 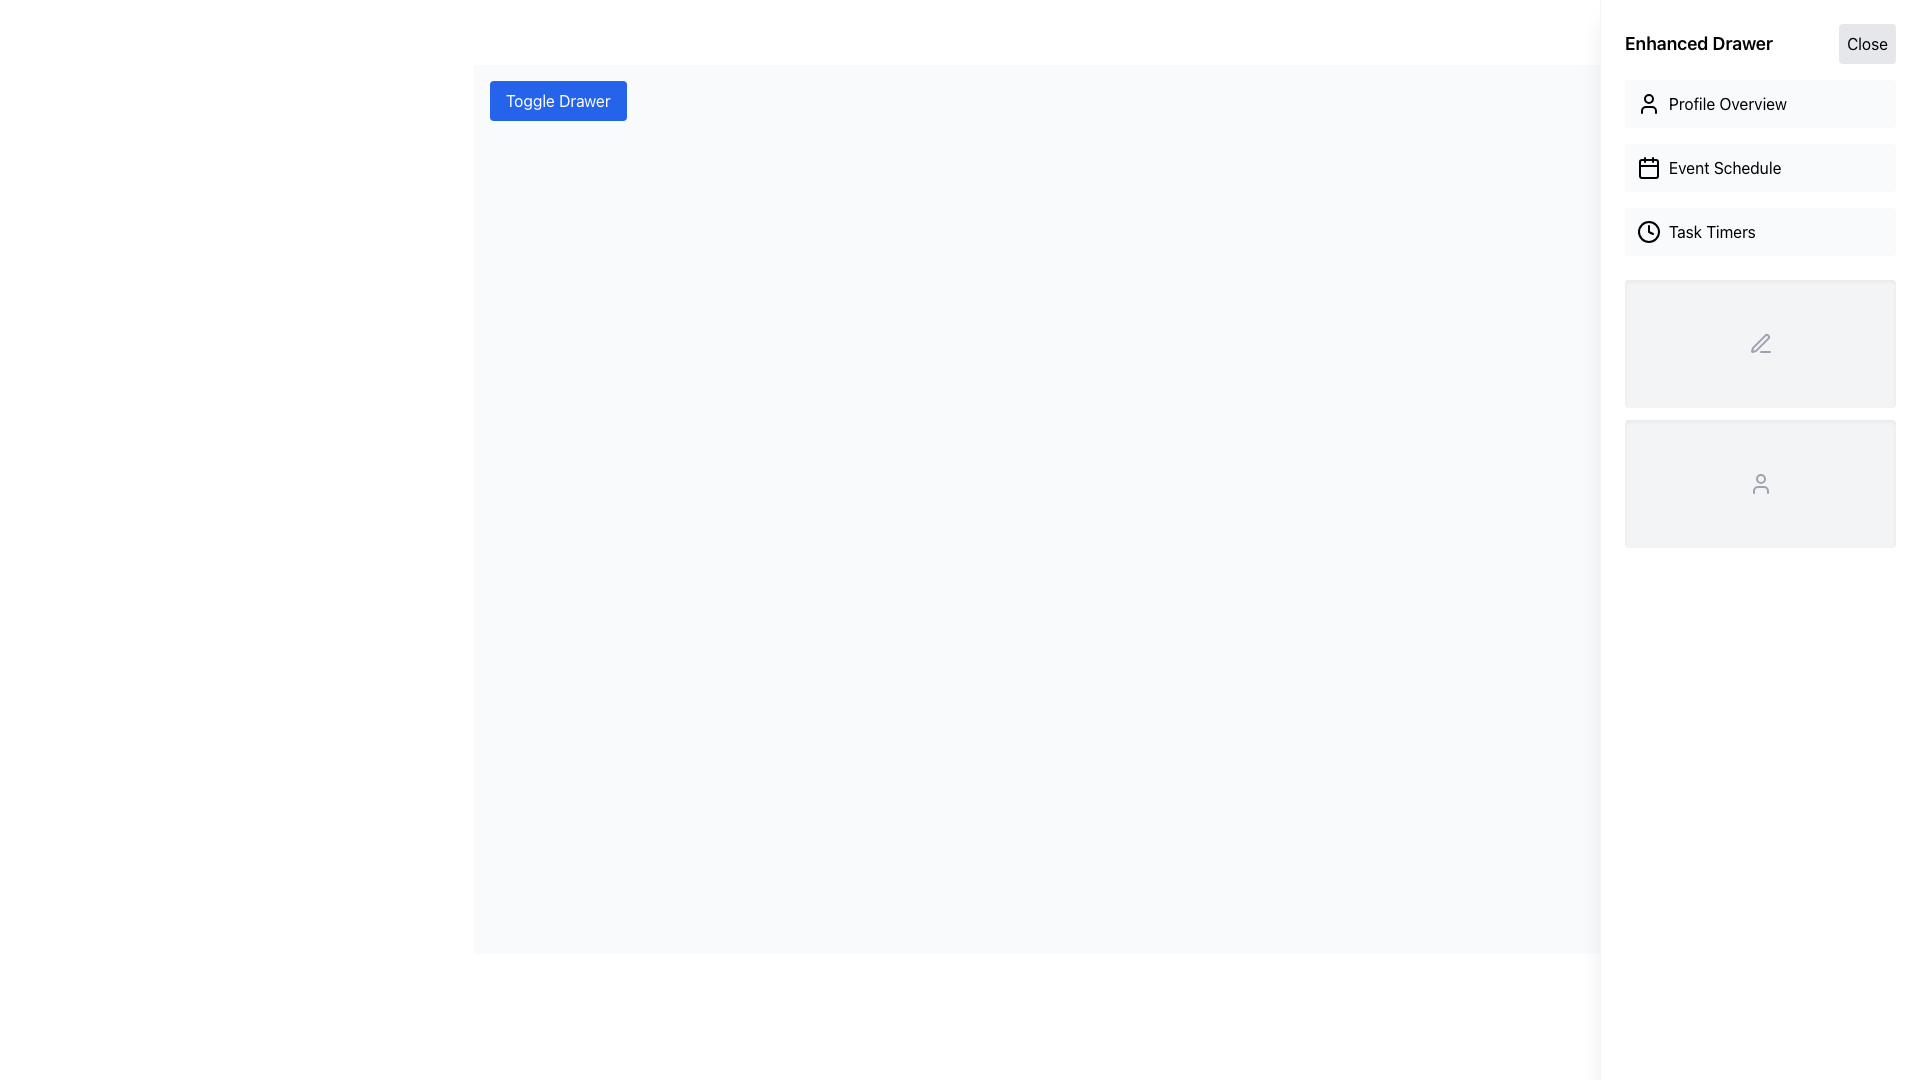 What do you see at coordinates (1649, 168) in the screenshot?
I see `the background rectangle within the calendar icon of the 'Event Schedule' option located in the sidebar list` at bounding box center [1649, 168].